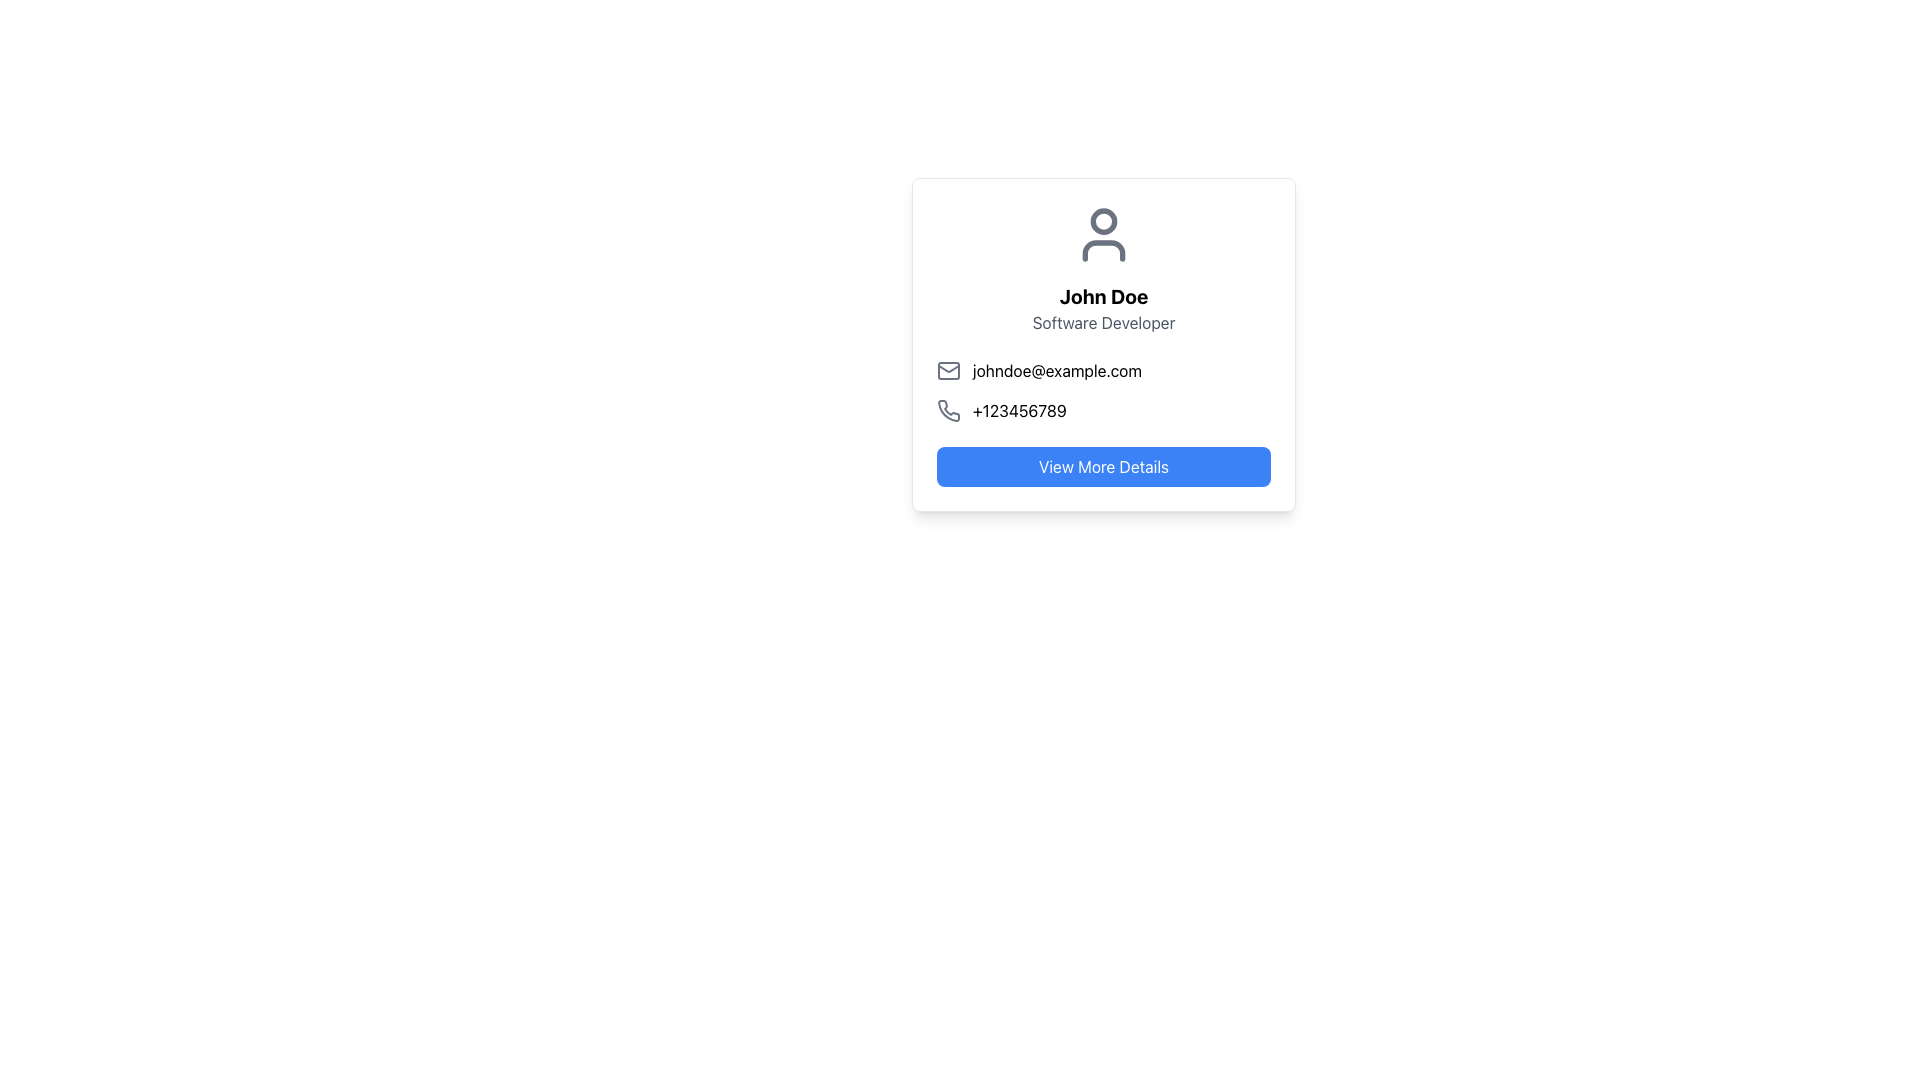 This screenshot has width=1920, height=1080. Describe the element at coordinates (948, 370) in the screenshot. I see `the visual indicator icon for the email address 'johndoe@example.com' located to the left of the email text within the contact detail section` at that location.